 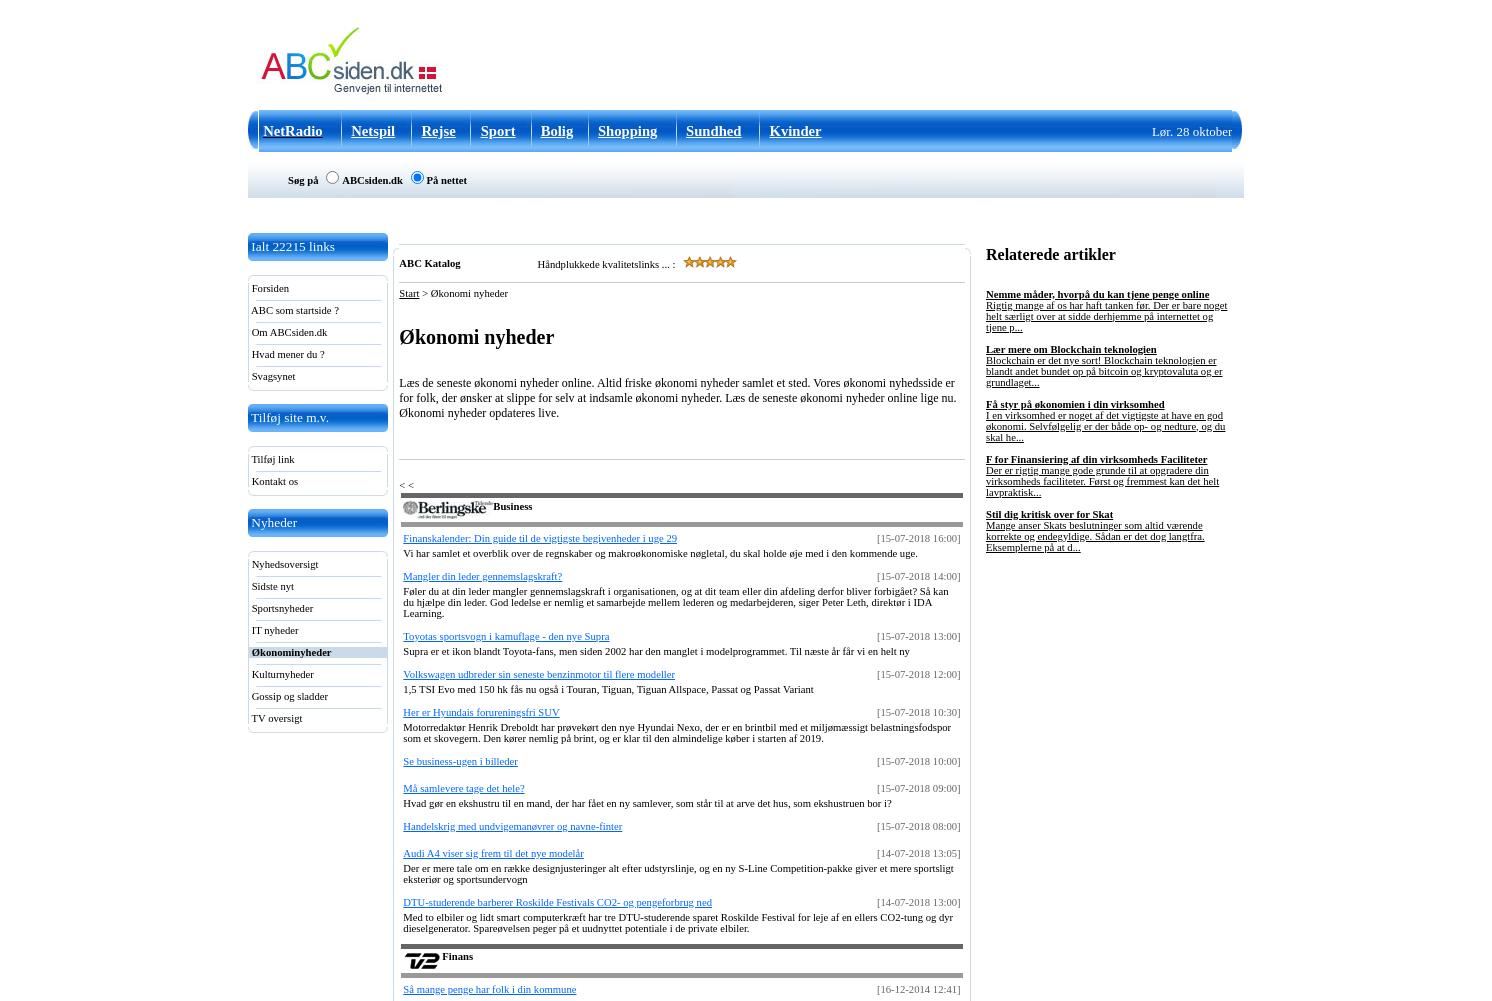 I want to click on '>', so click(x=417, y=292).